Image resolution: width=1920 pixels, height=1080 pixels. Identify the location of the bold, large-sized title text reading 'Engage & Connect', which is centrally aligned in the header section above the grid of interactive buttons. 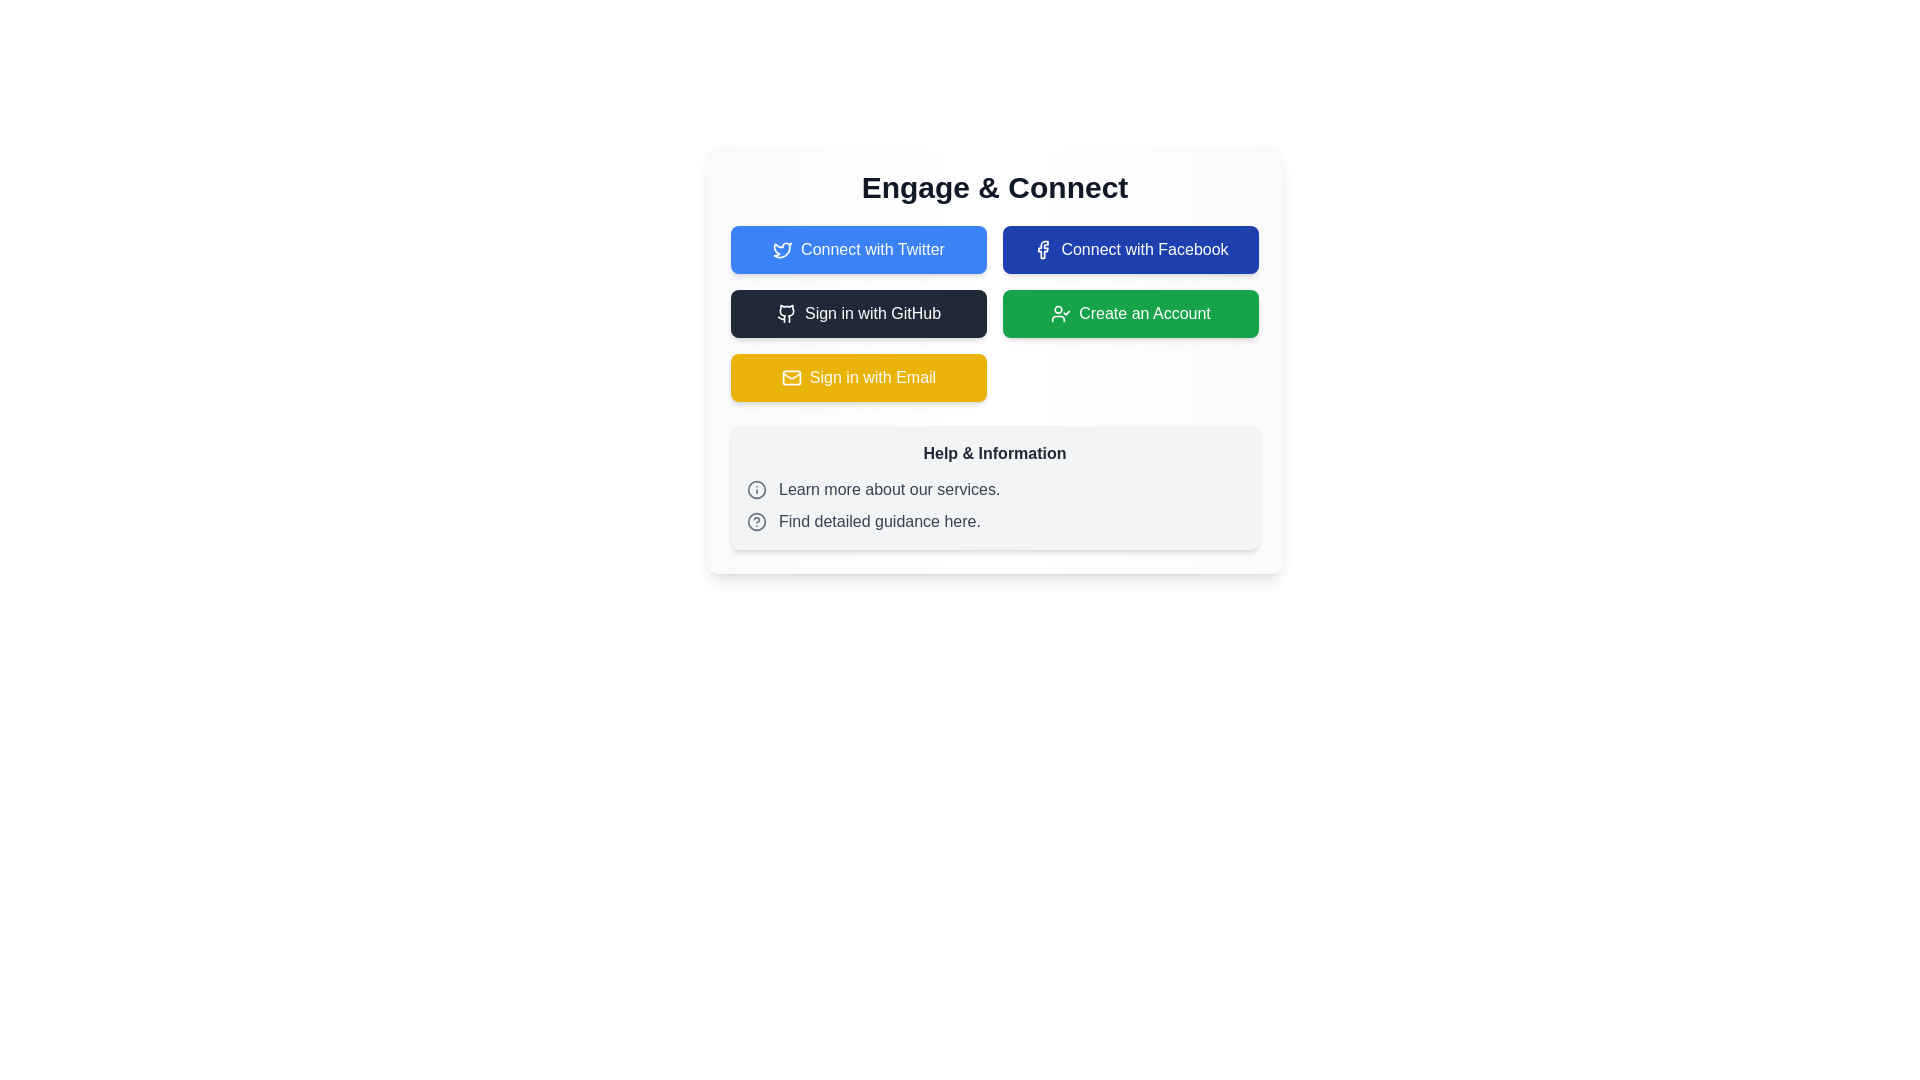
(994, 188).